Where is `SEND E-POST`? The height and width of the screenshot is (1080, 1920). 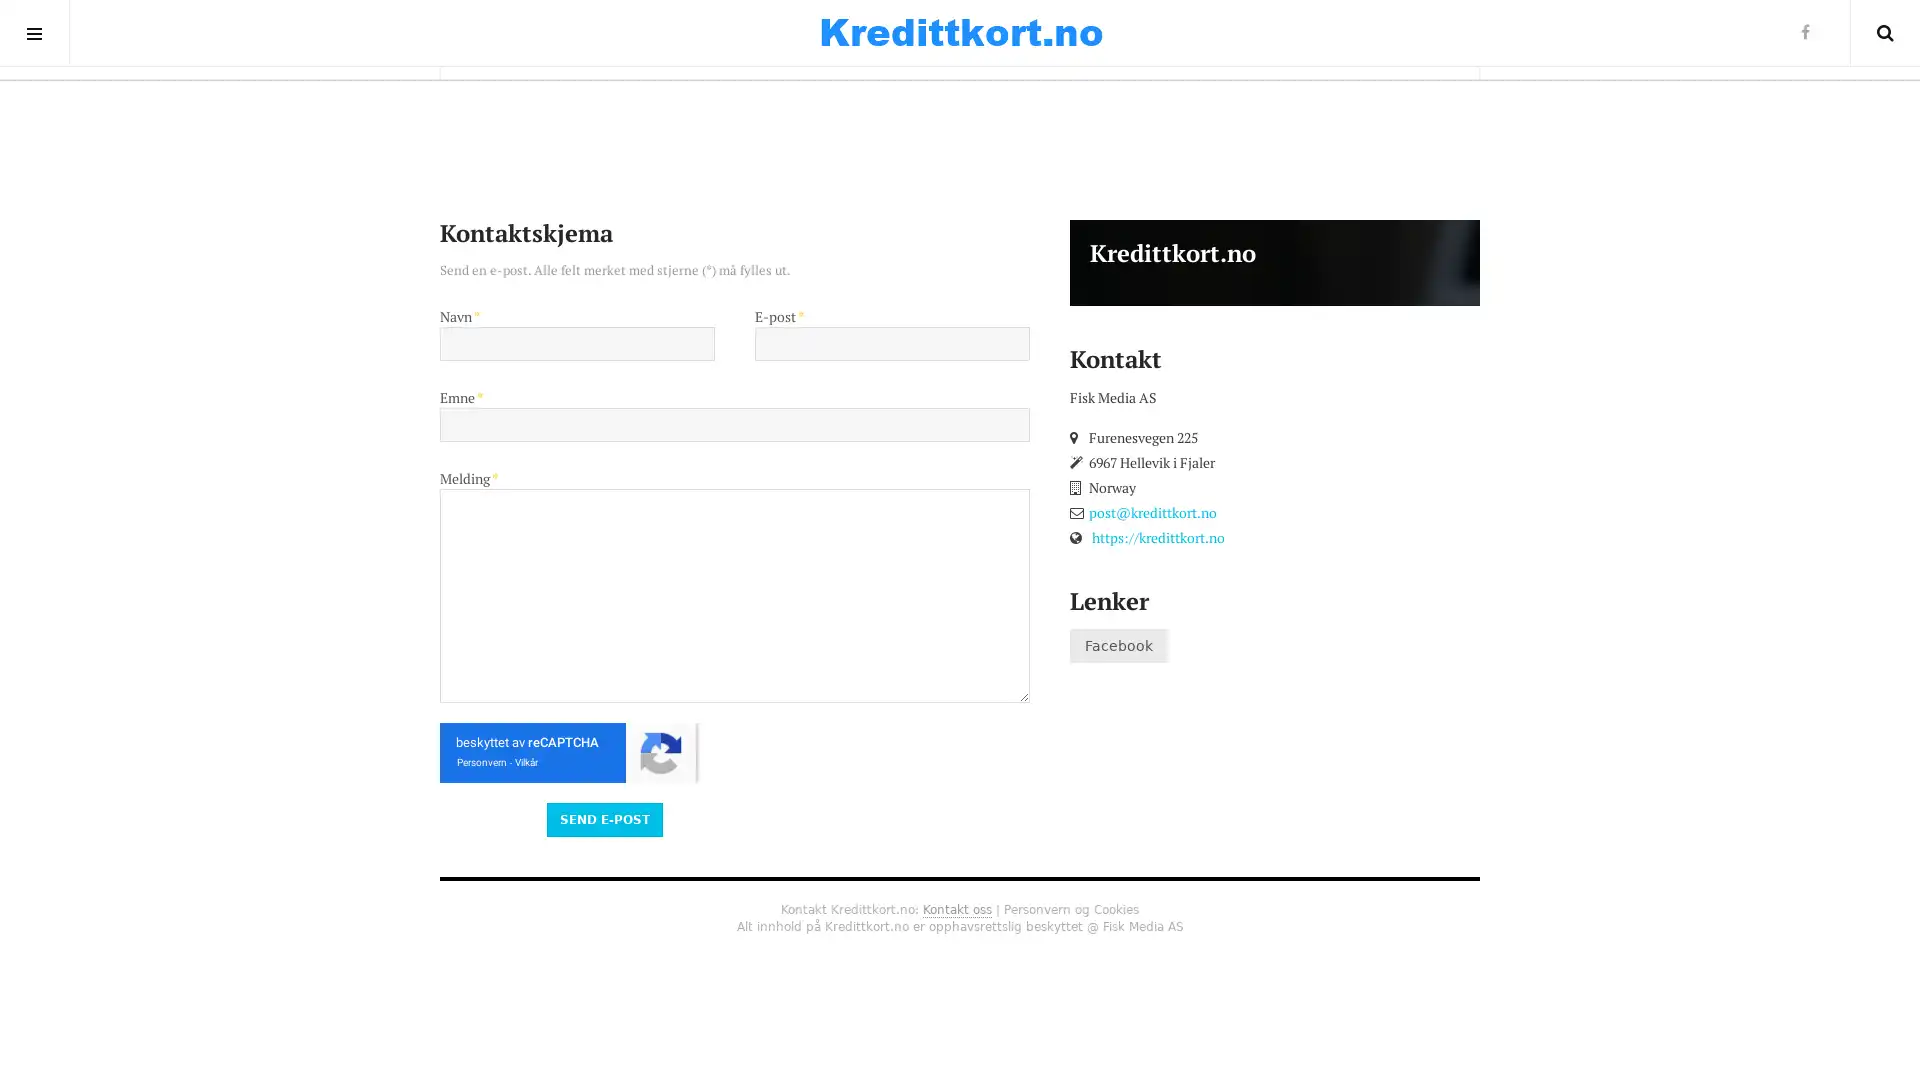
SEND E-POST is located at coordinates (603, 818).